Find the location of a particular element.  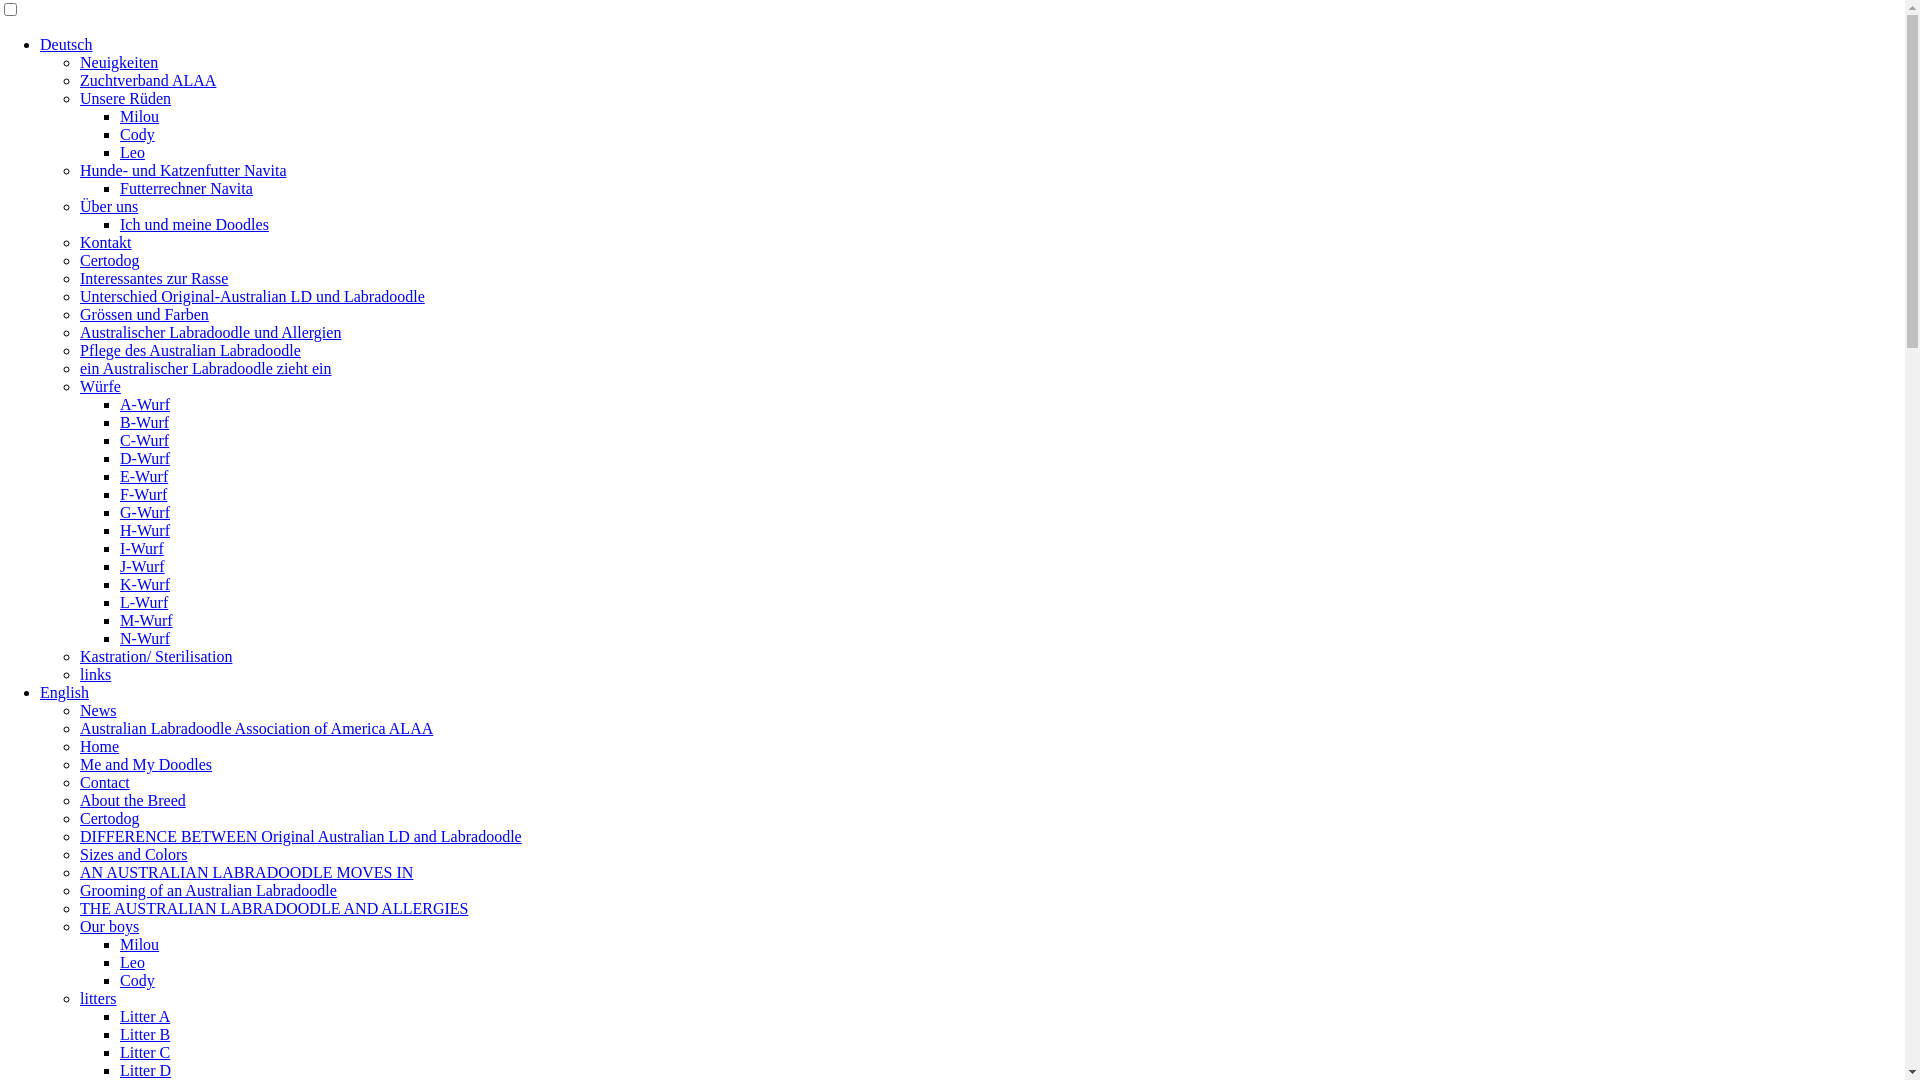

'Litter D' is located at coordinates (144, 1069).